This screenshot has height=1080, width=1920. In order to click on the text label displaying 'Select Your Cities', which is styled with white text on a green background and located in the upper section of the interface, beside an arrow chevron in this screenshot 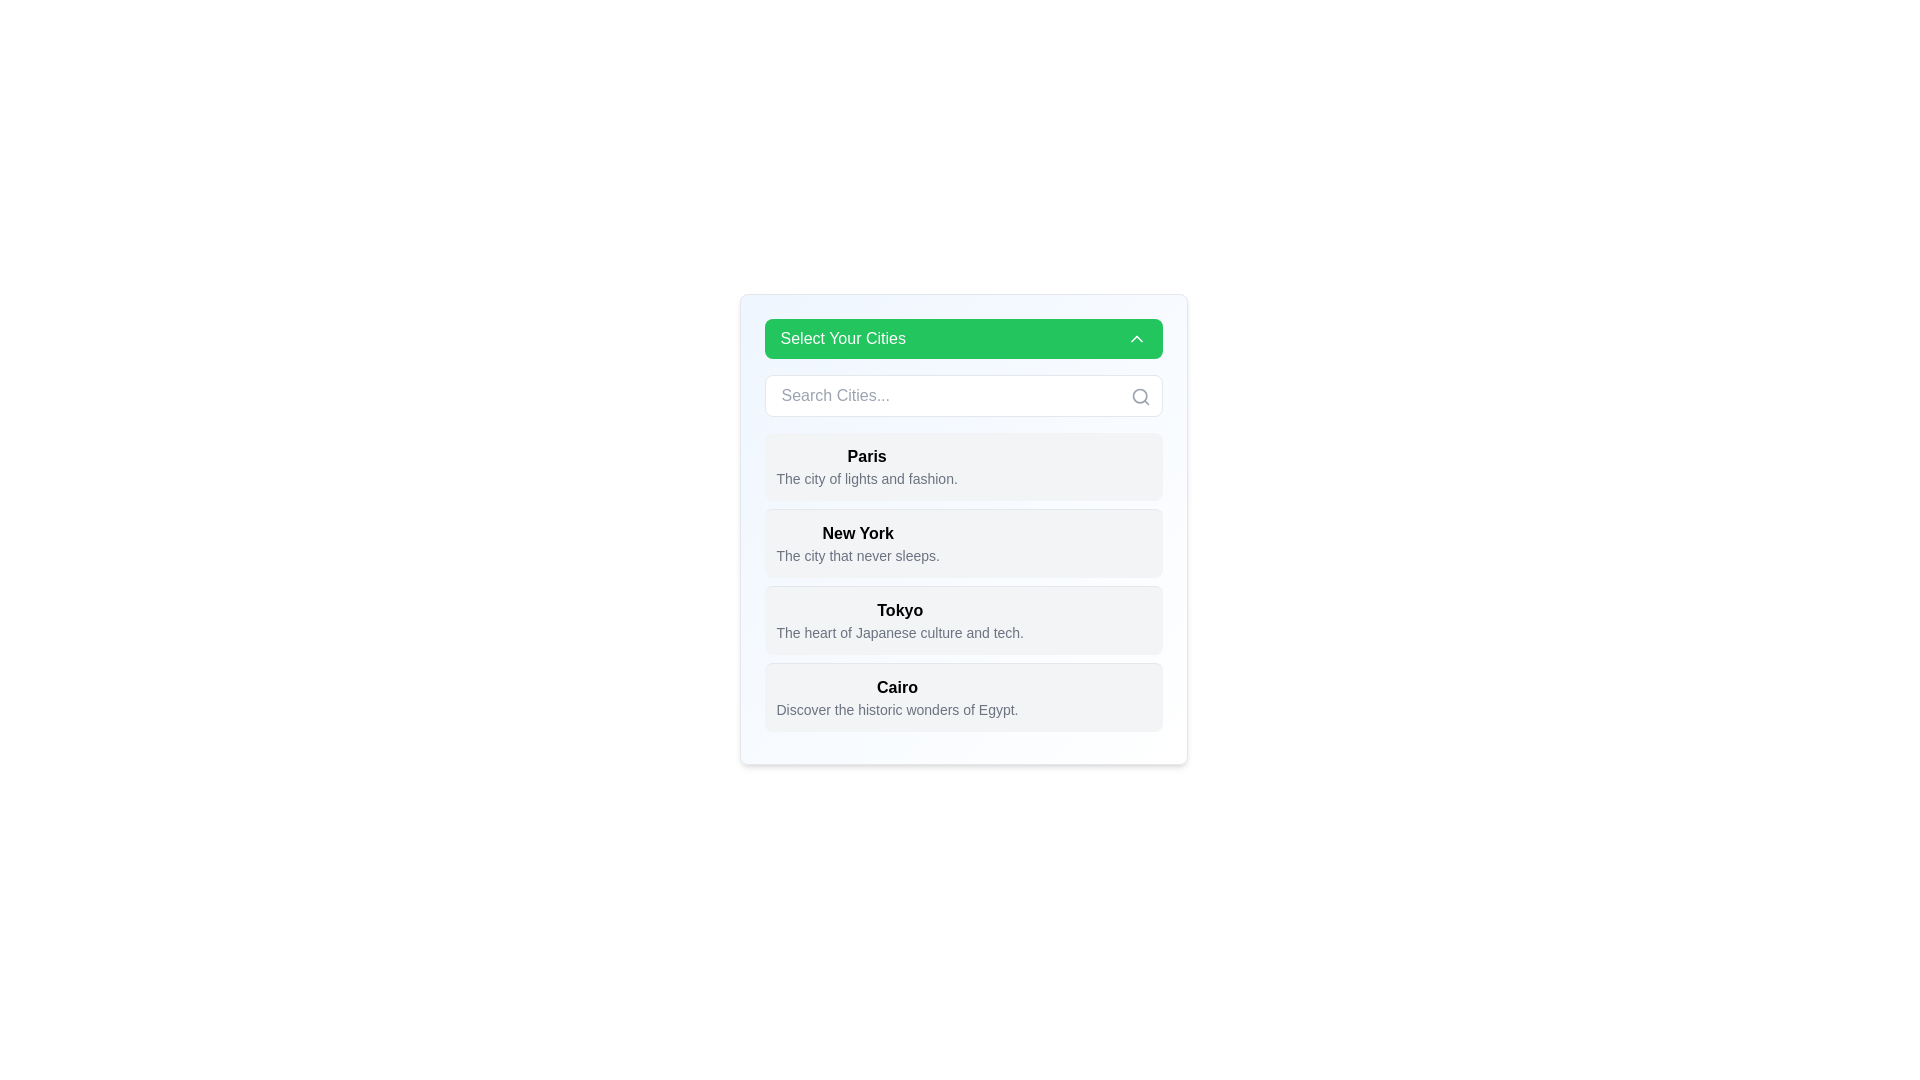, I will do `click(843, 338)`.